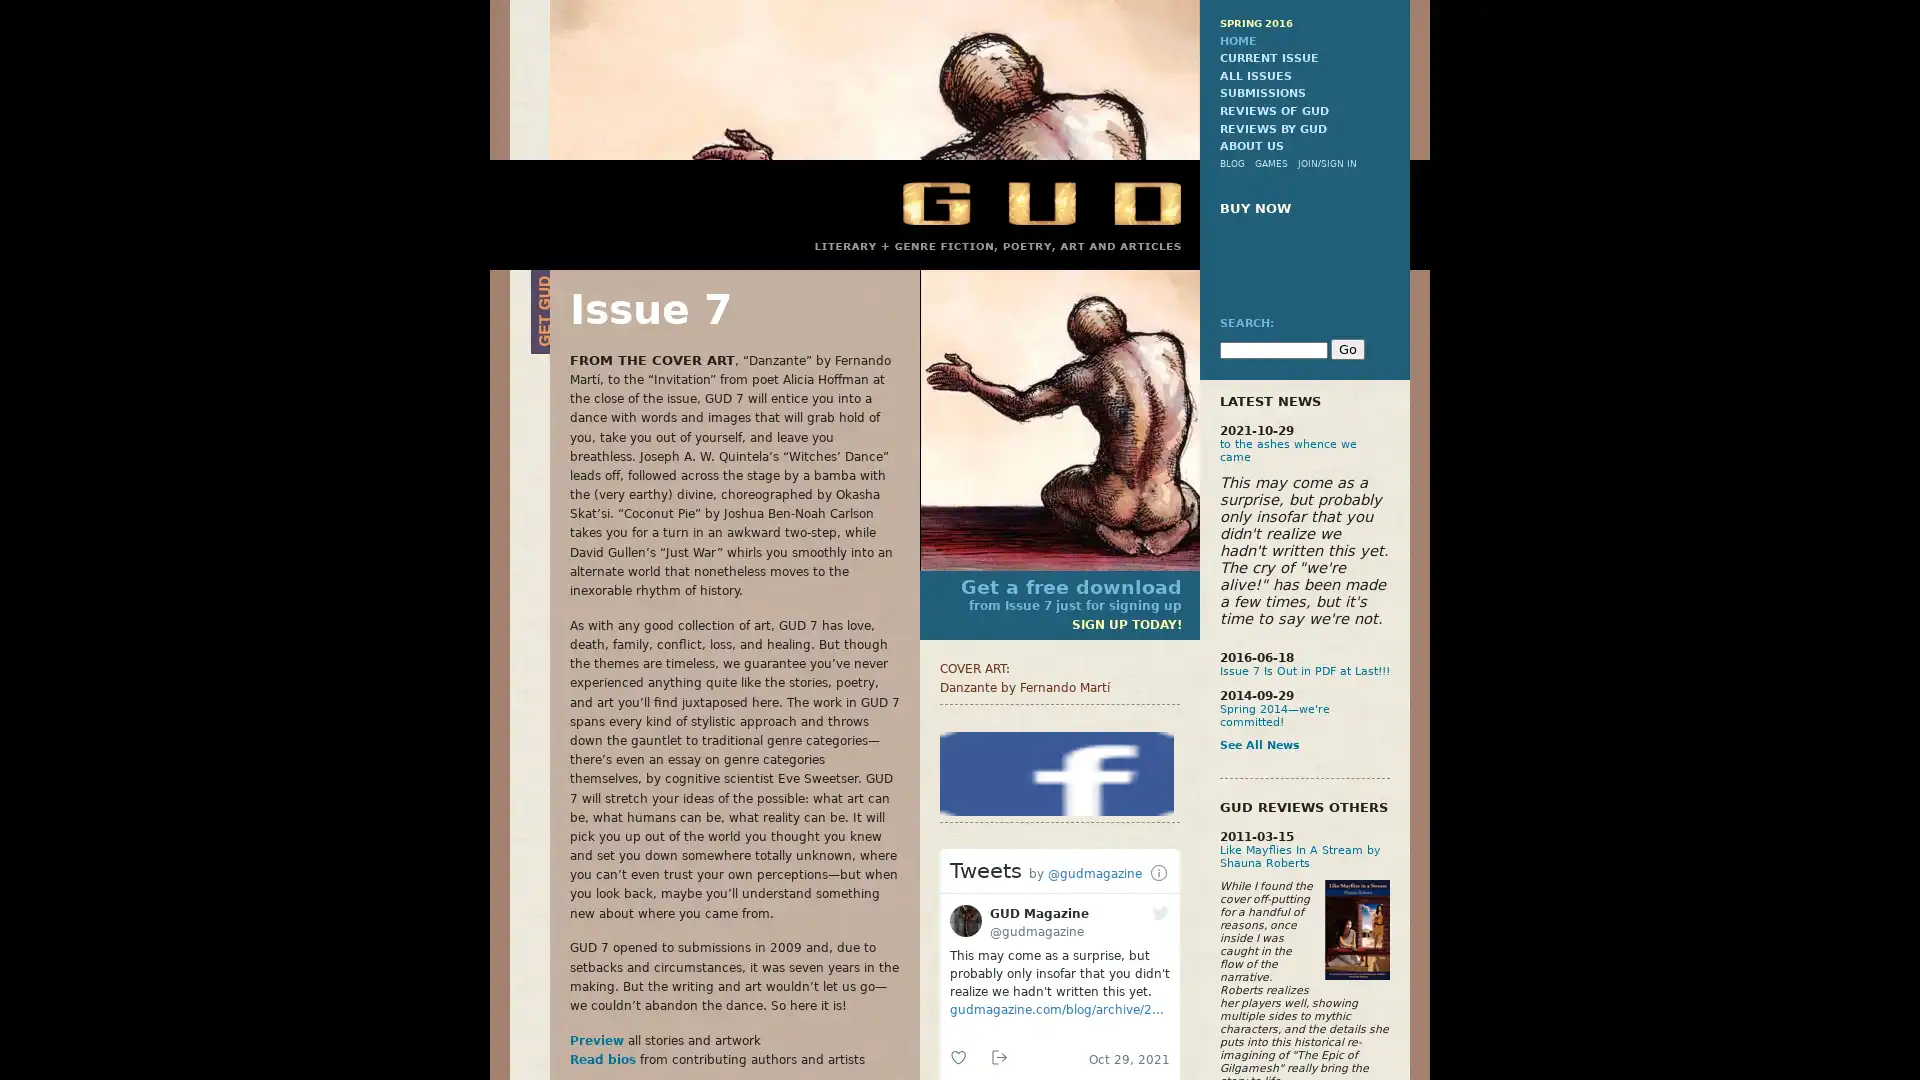  What do you see at coordinates (1348, 348) in the screenshot?
I see `Go` at bounding box center [1348, 348].